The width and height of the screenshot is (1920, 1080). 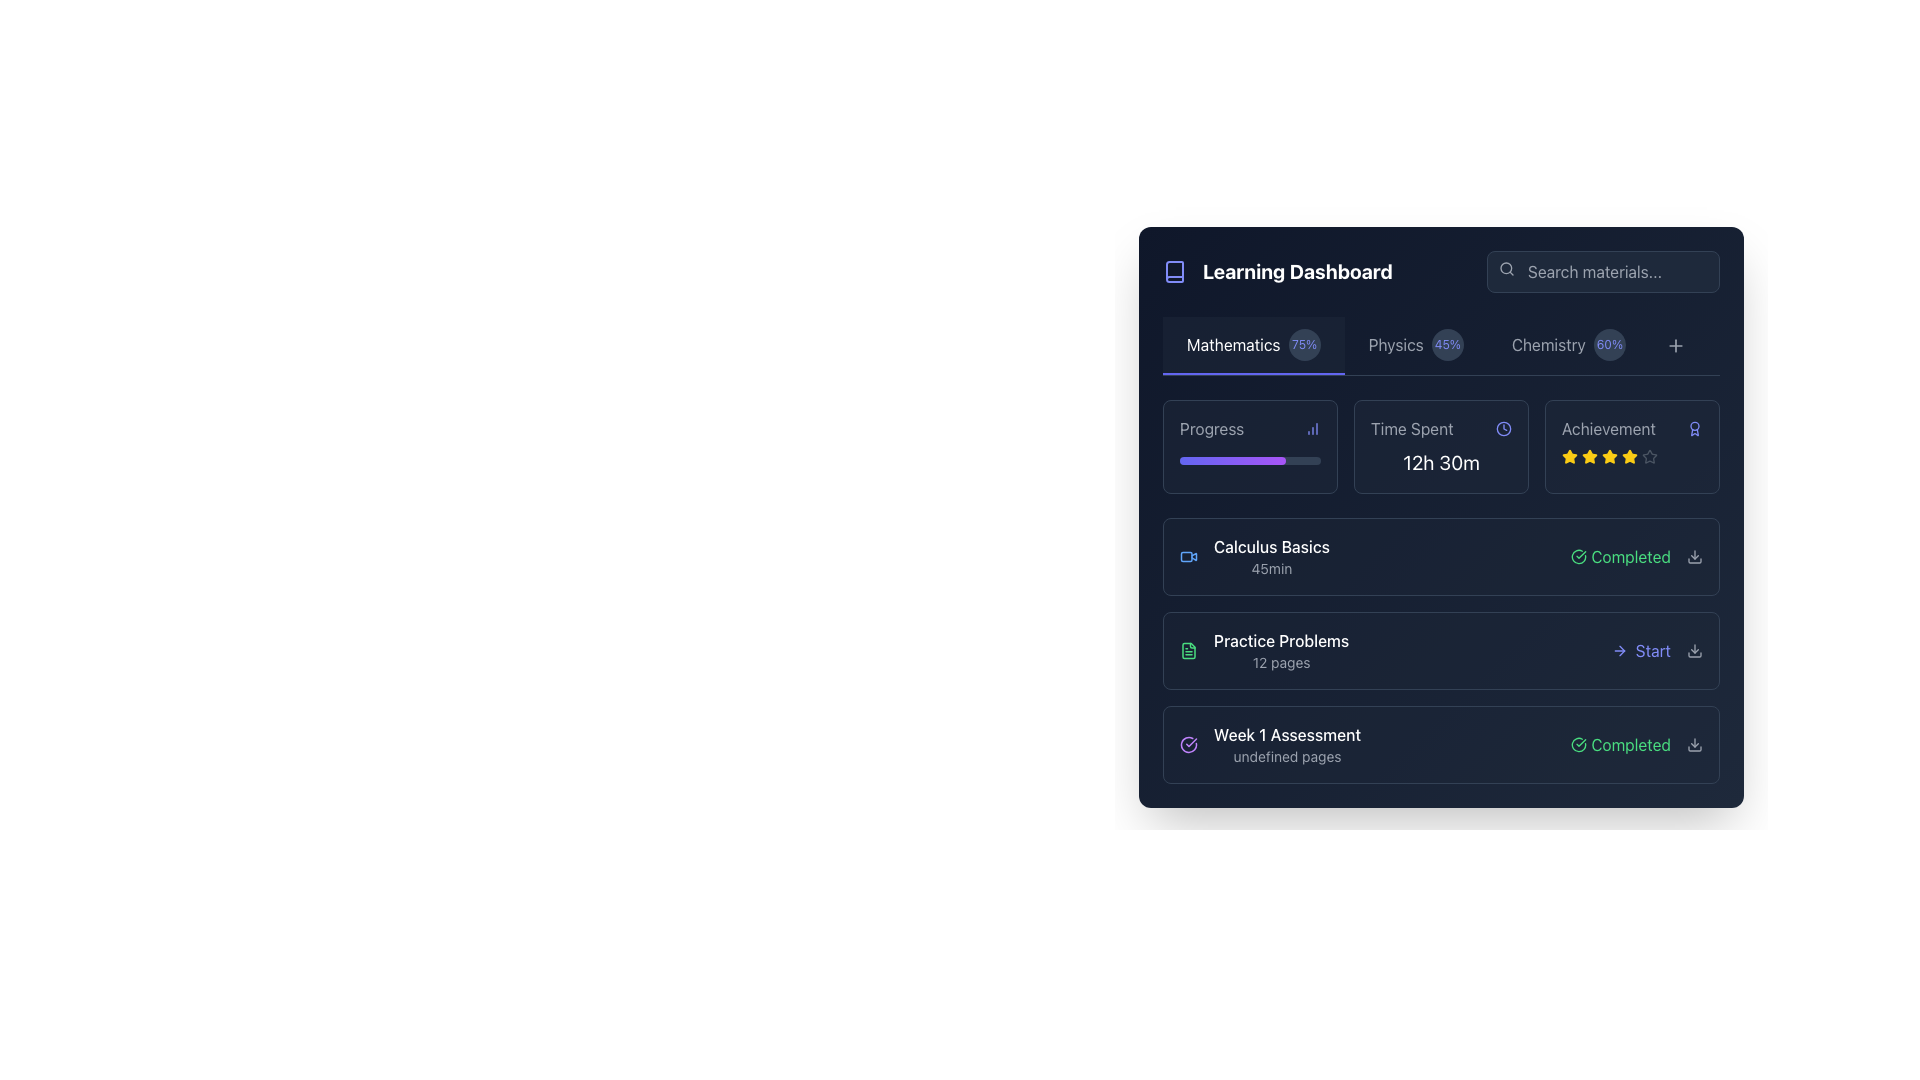 What do you see at coordinates (1189, 744) in the screenshot?
I see `the completion icon located to the right of the 'Week 1 Assessment' label in the dashboard interface, which visually indicates a completed state for the associated task` at bounding box center [1189, 744].